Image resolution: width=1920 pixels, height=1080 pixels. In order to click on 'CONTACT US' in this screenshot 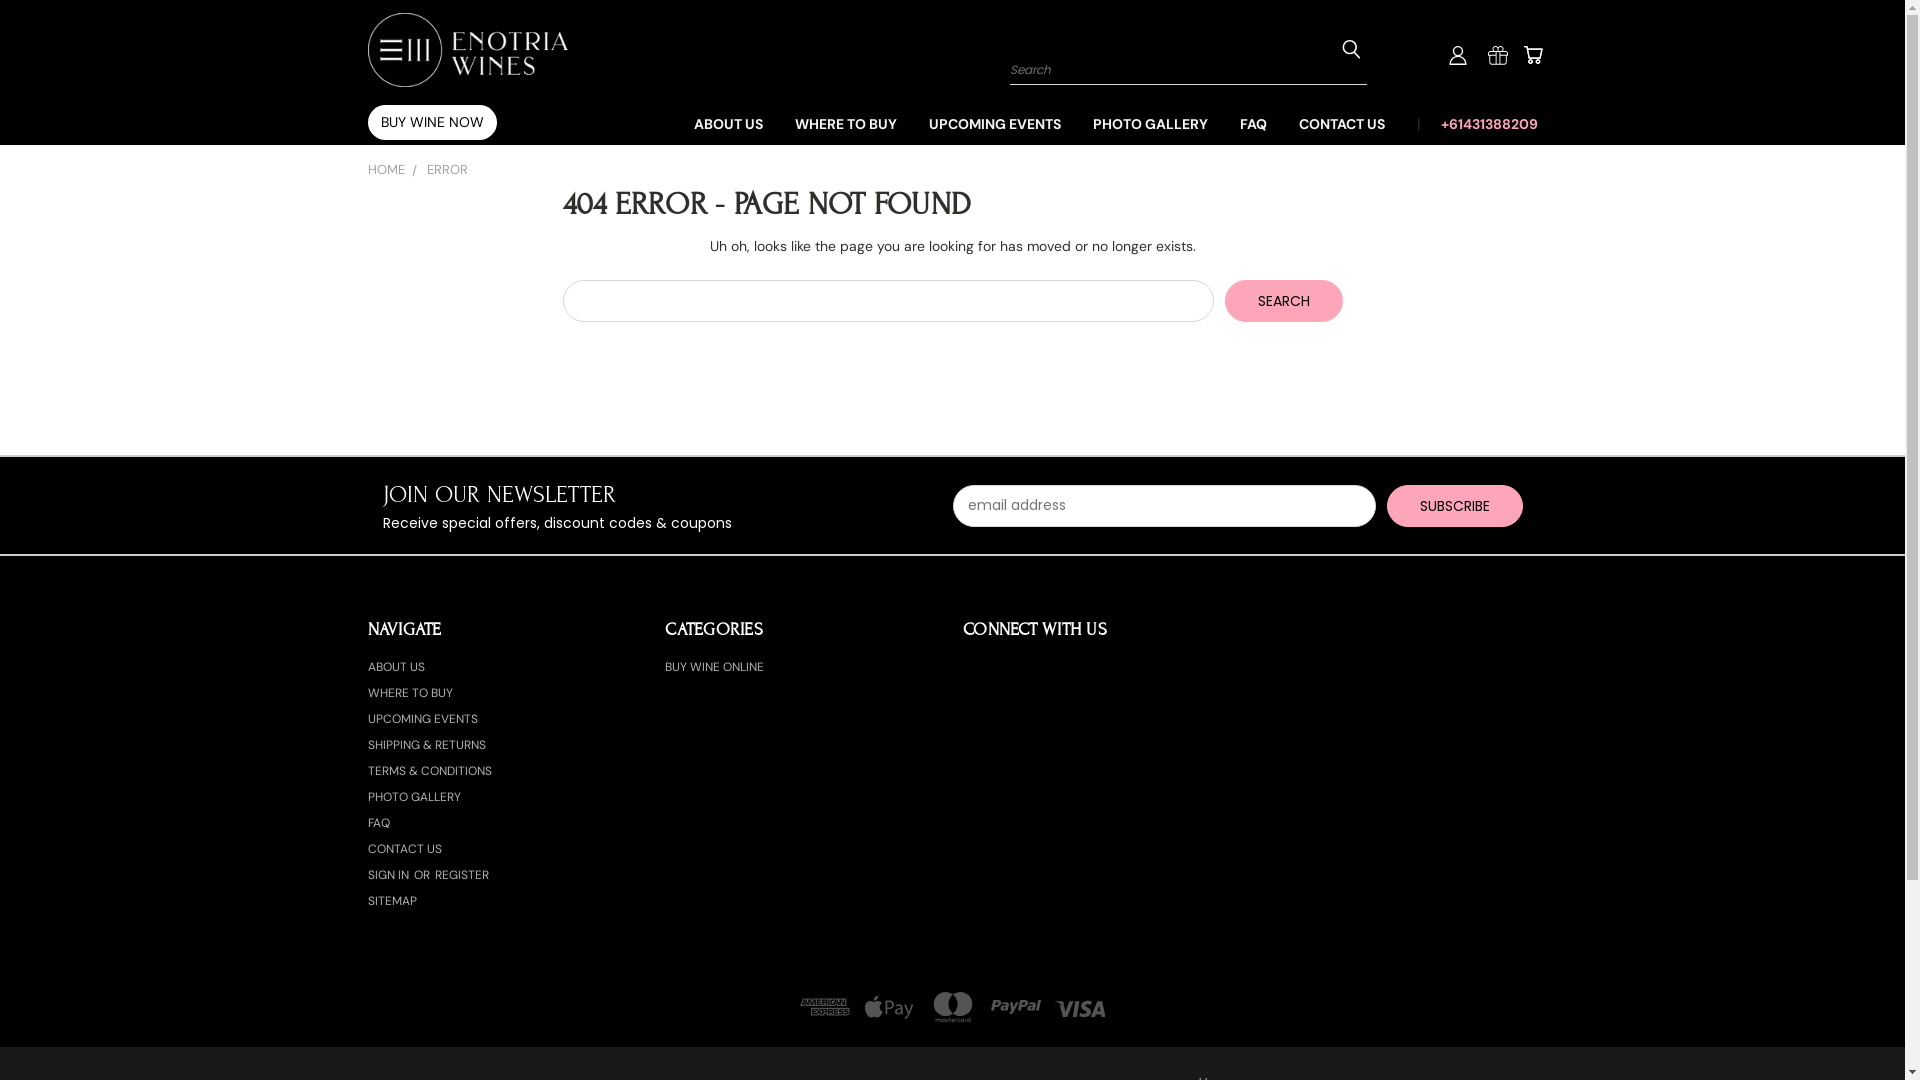, I will do `click(368, 852)`.